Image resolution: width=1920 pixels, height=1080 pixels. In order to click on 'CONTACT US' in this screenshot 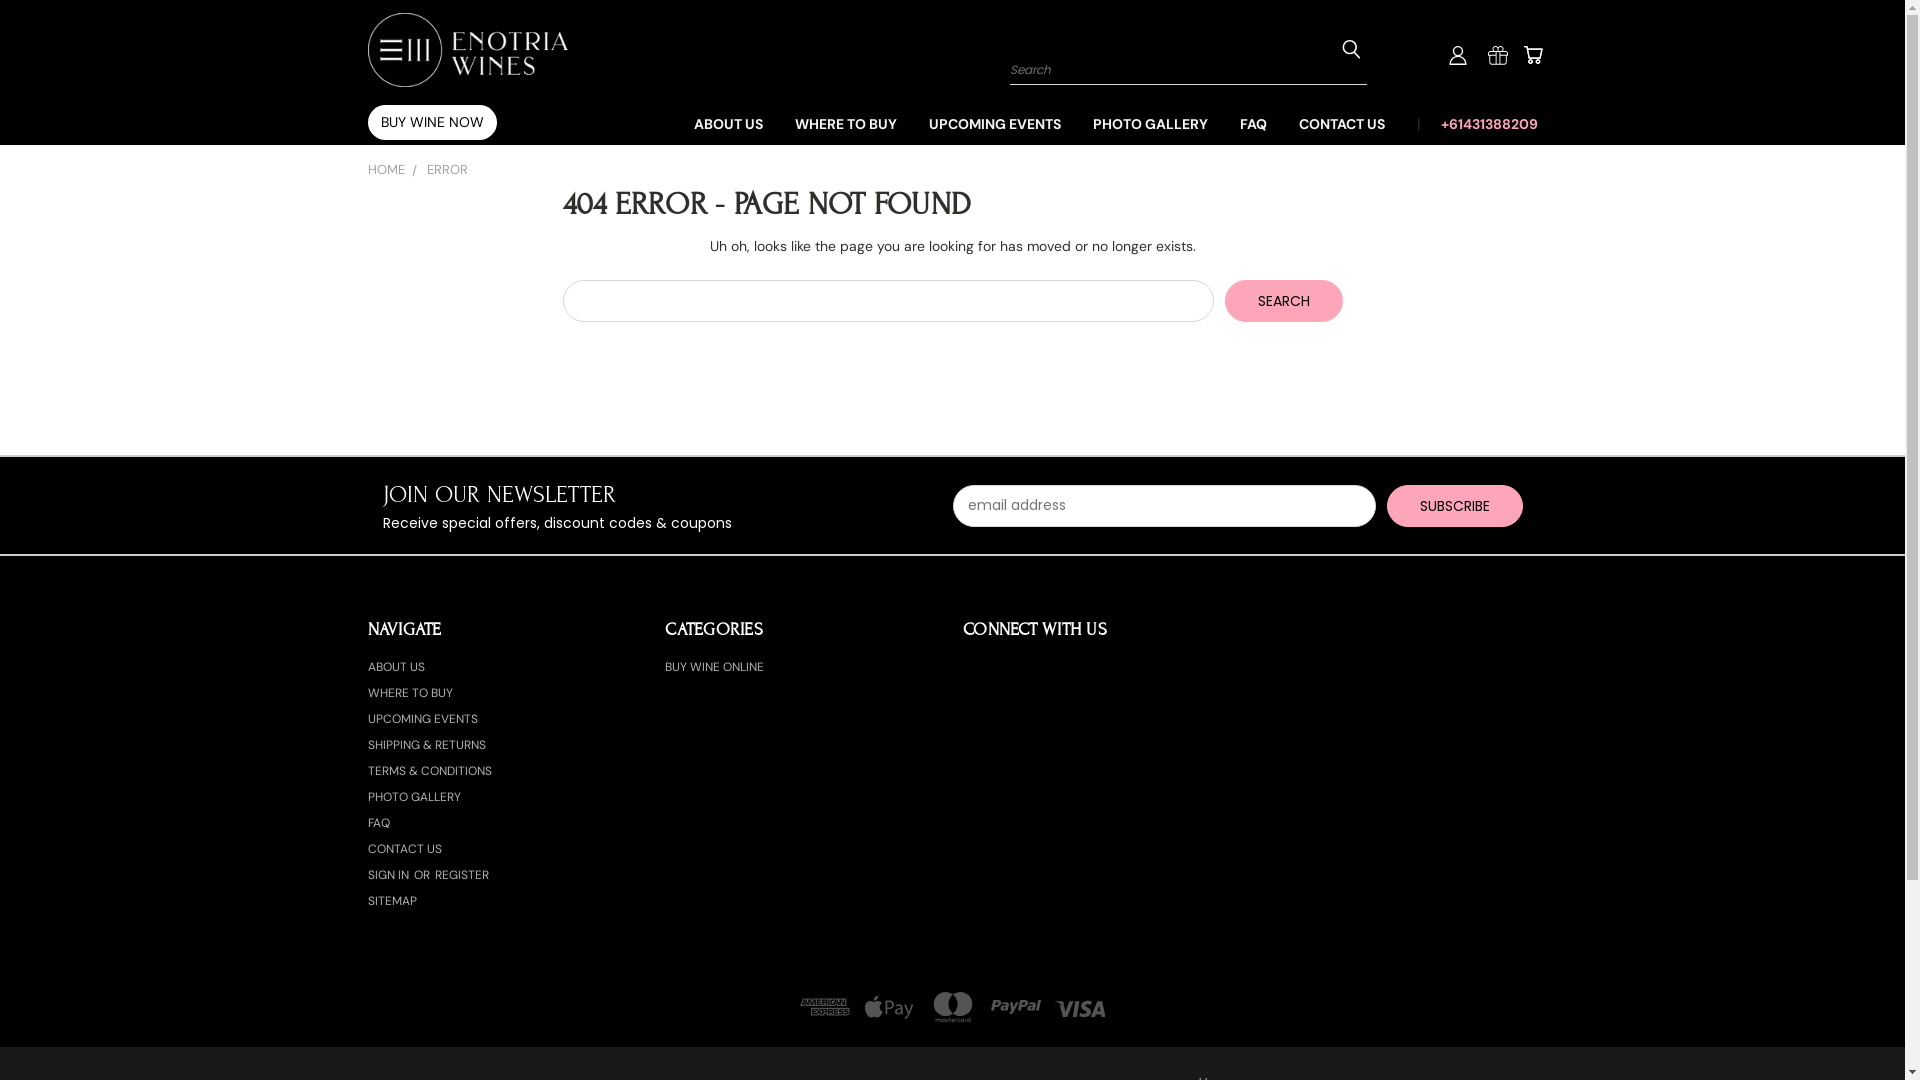, I will do `click(368, 852)`.